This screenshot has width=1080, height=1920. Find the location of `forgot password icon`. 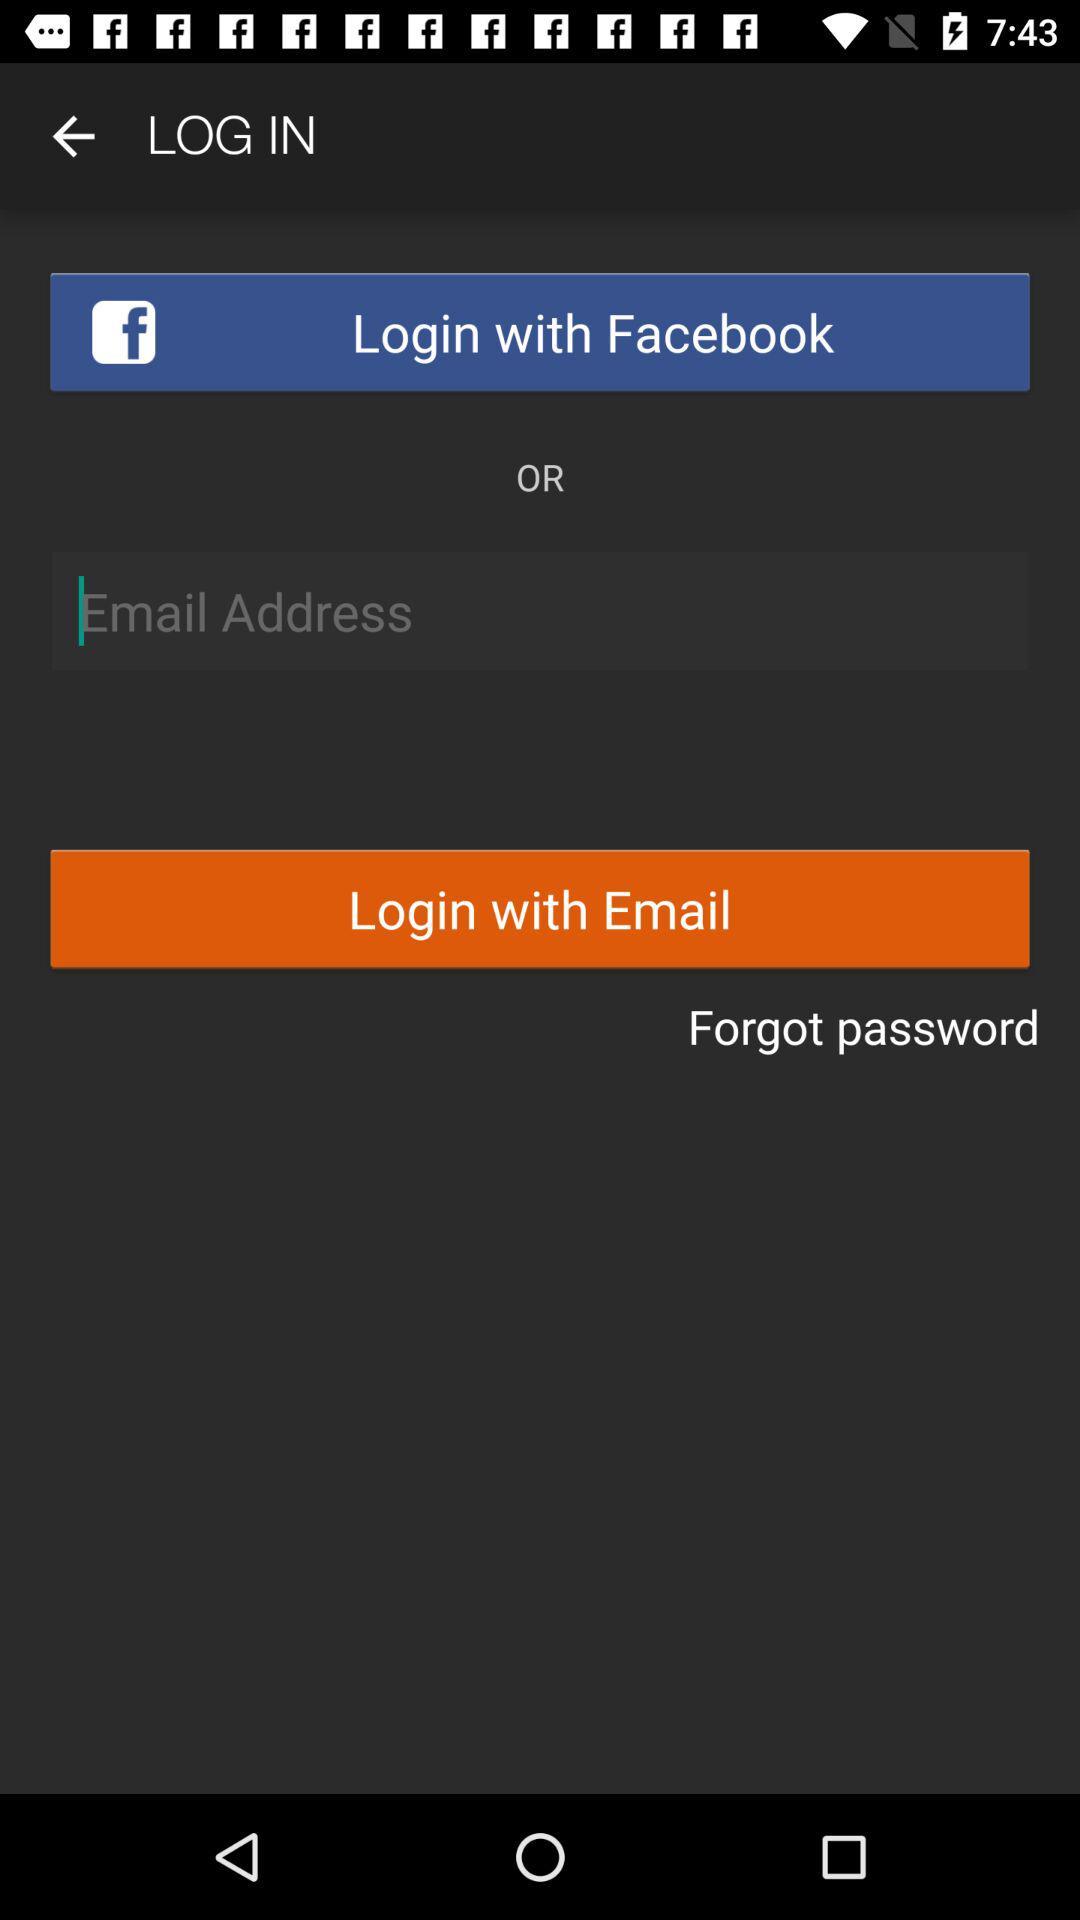

forgot password icon is located at coordinates (863, 1026).